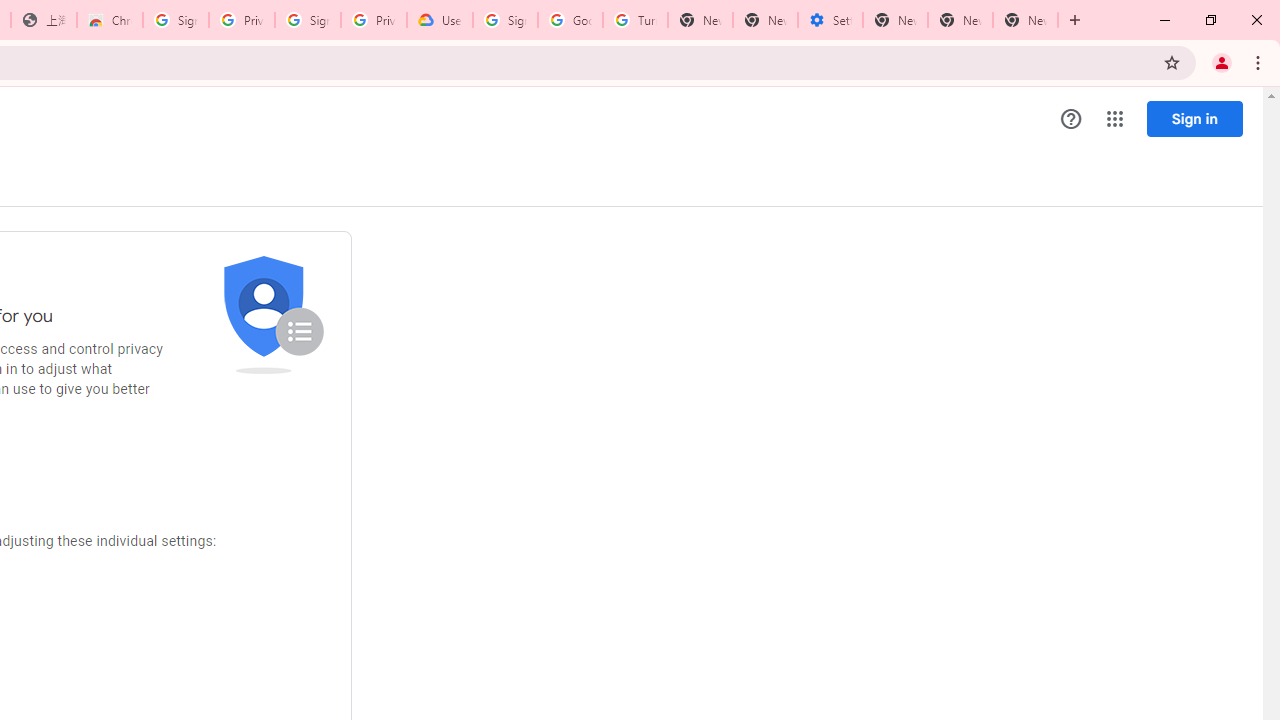 This screenshot has height=720, width=1280. Describe the element at coordinates (569, 20) in the screenshot. I see `'Google Account Help'` at that location.